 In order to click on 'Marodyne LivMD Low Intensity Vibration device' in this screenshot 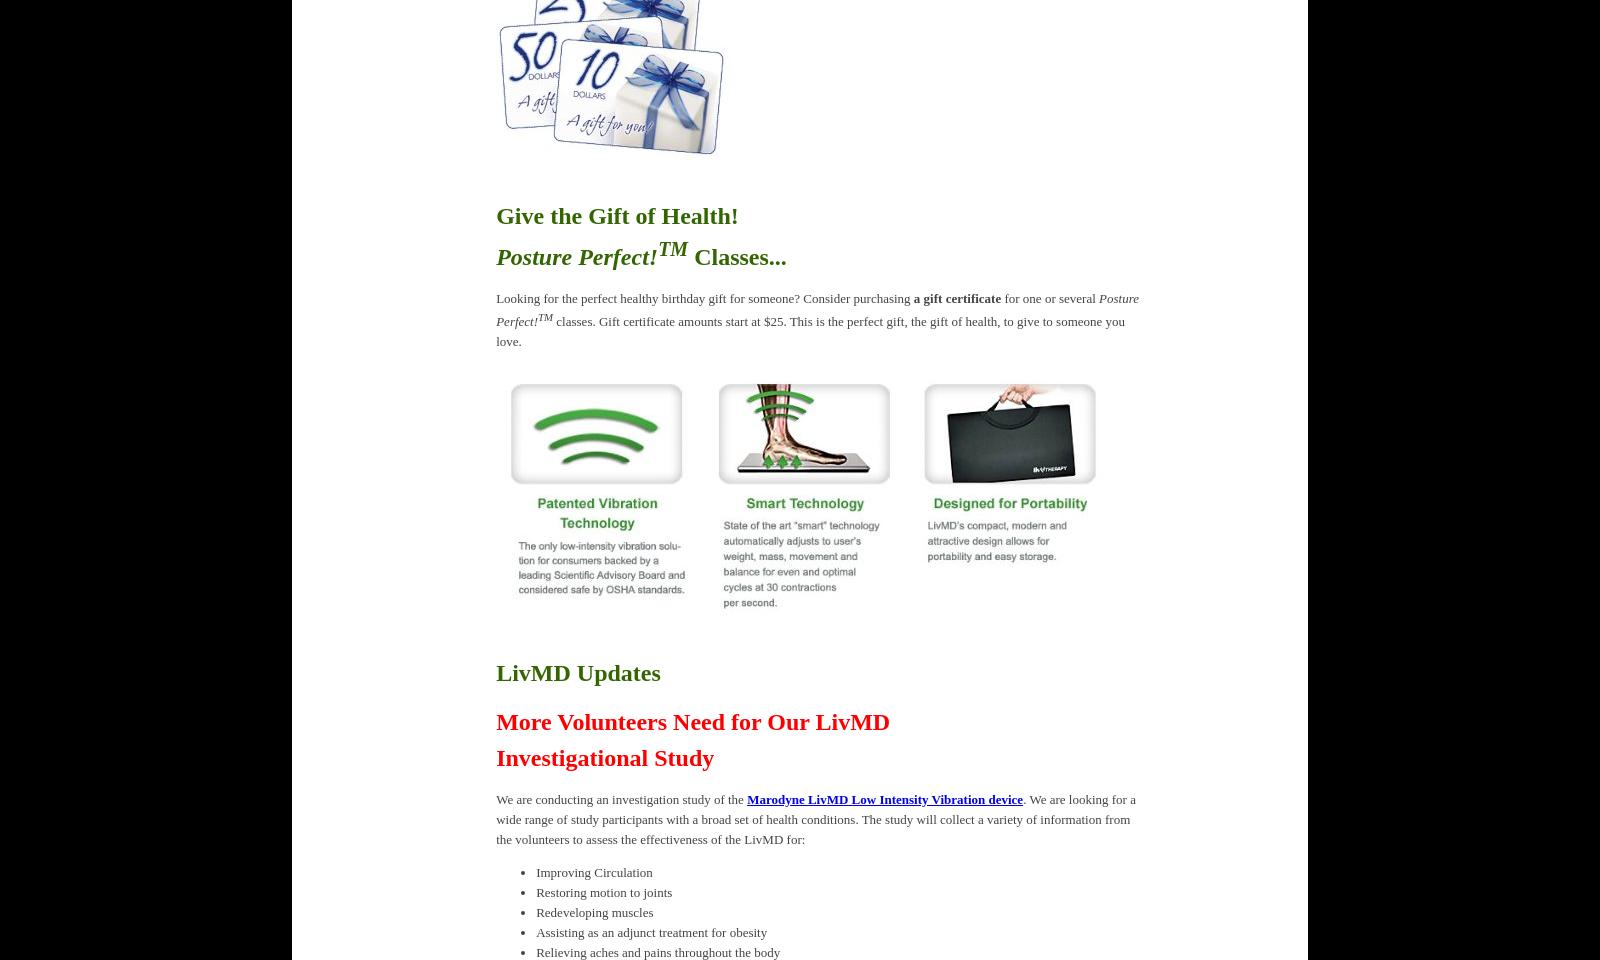, I will do `click(883, 798)`.